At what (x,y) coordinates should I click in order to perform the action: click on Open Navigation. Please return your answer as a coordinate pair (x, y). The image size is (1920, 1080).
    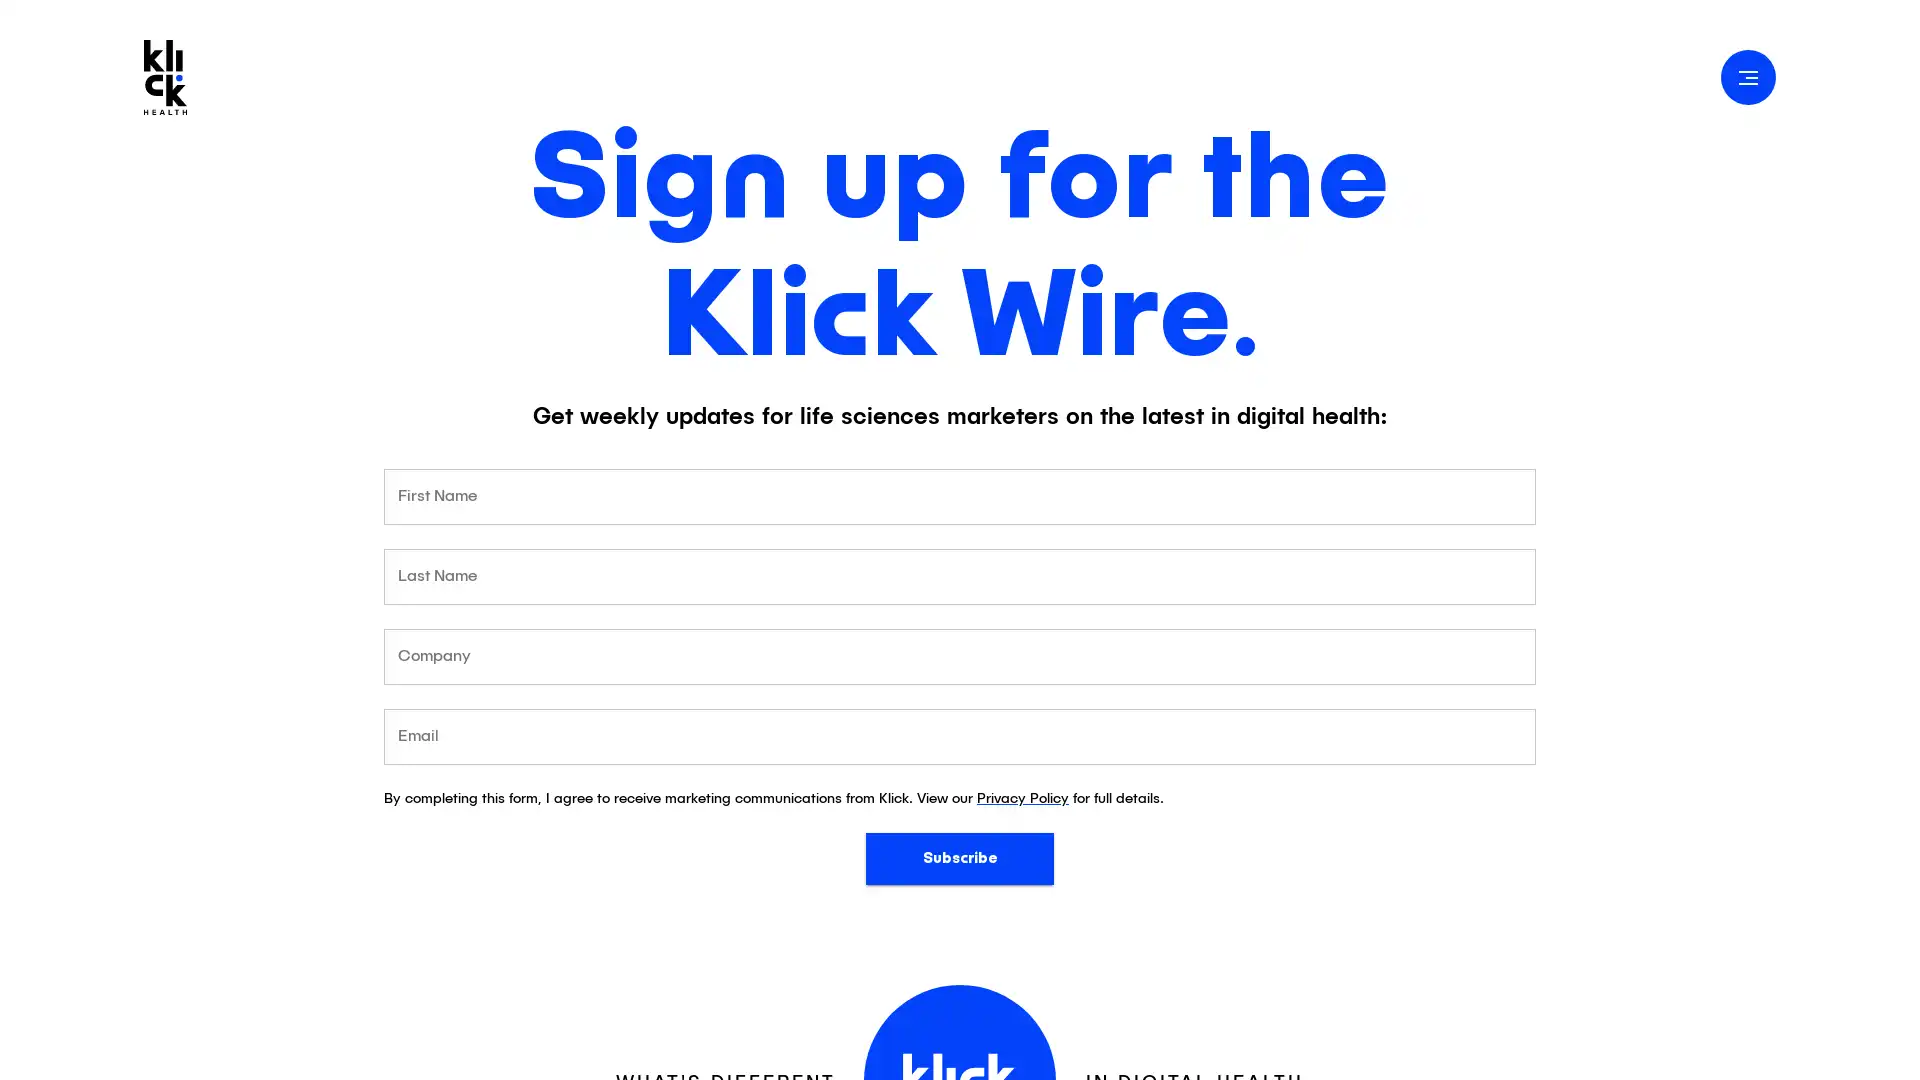
    Looking at the image, I should click on (1747, 76).